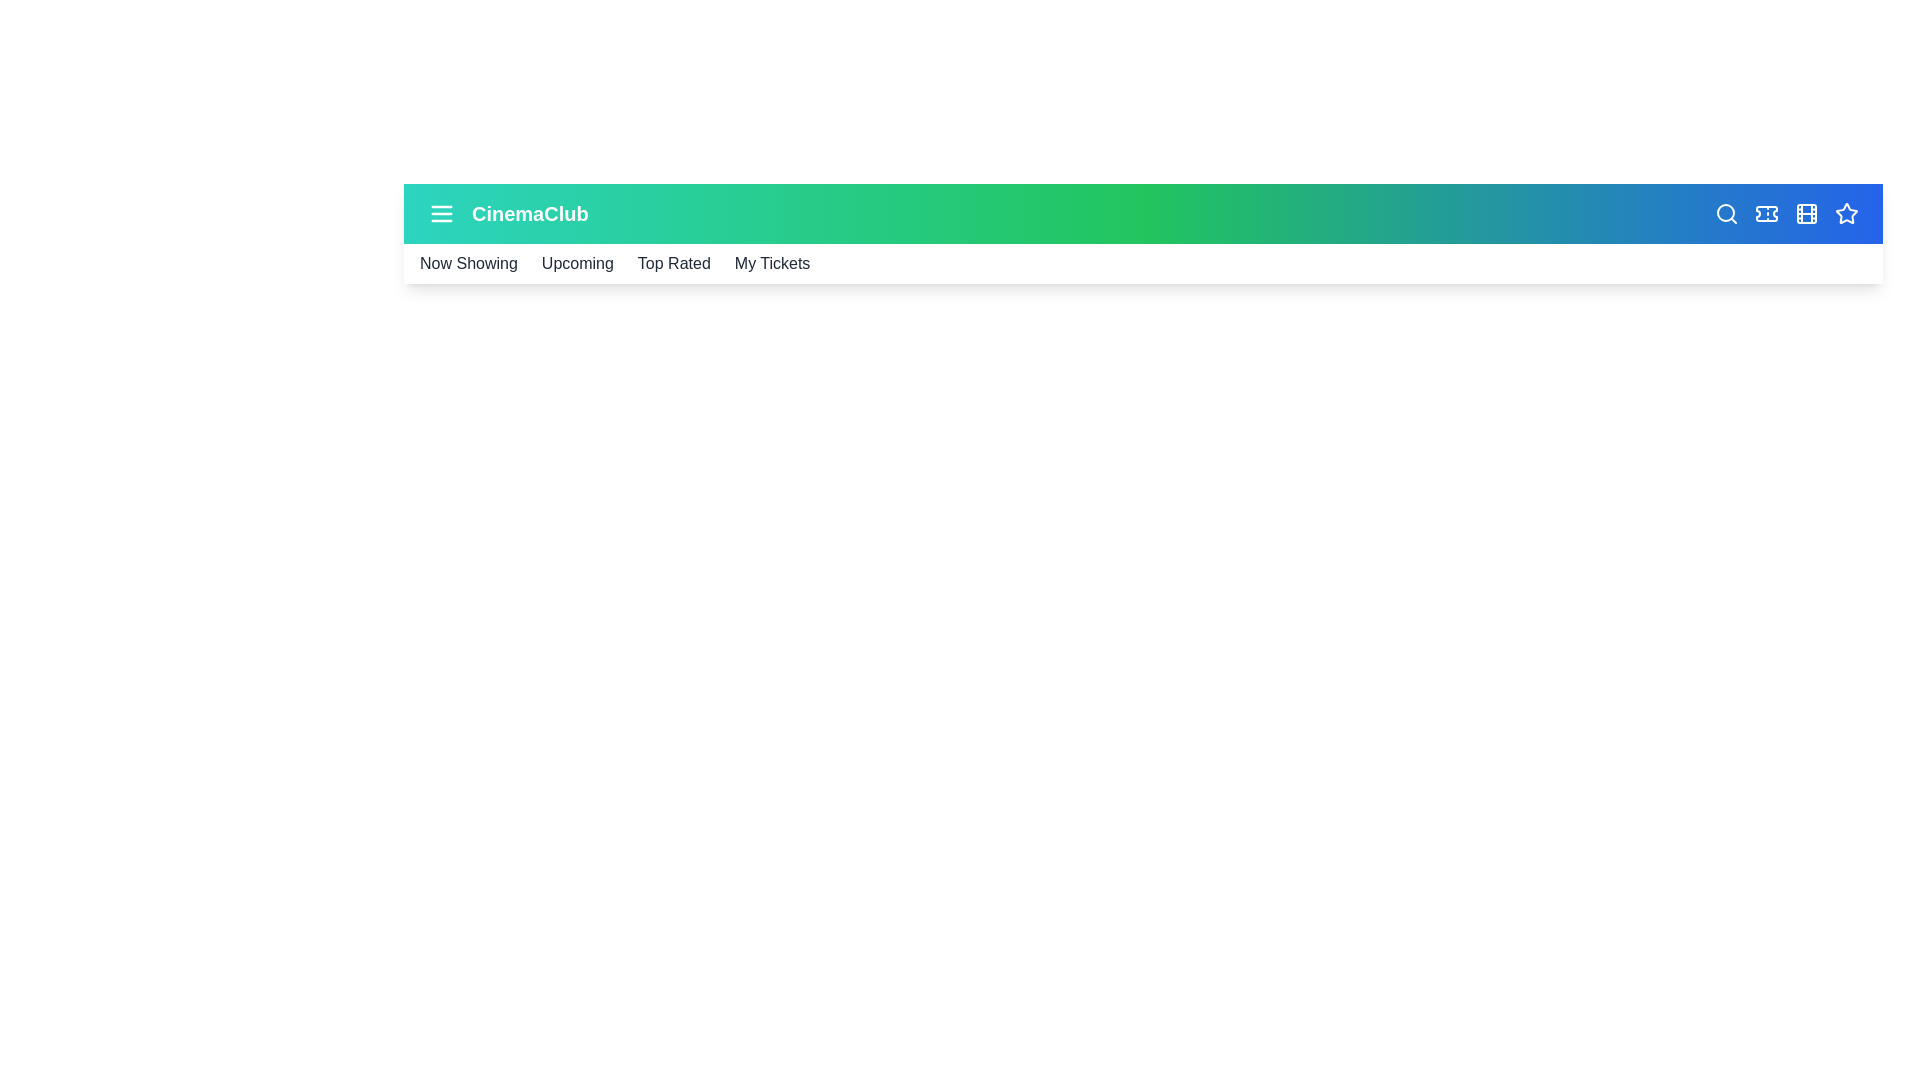  I want to click on the search icon in the CinemaAppBar, so click(1726, 213).